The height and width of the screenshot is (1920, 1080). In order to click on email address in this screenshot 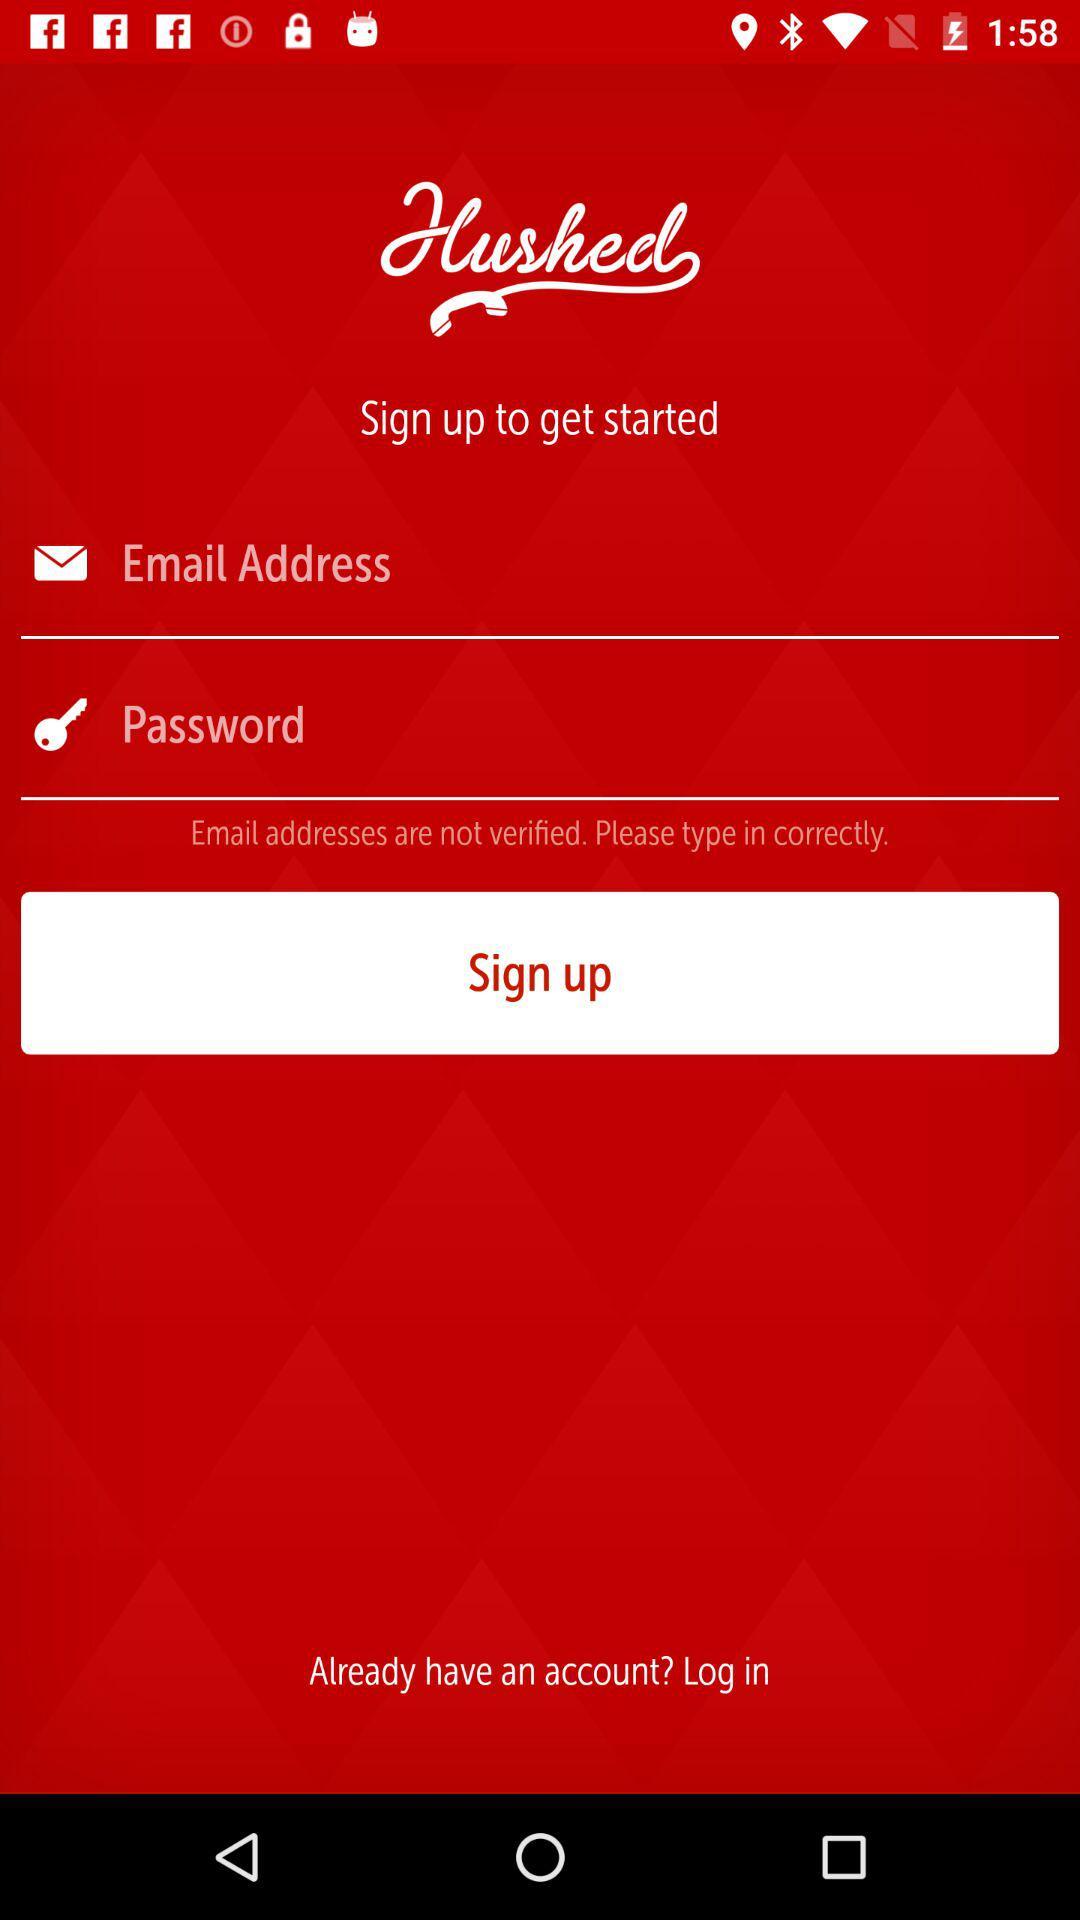, I will do `click(587, 562)`.